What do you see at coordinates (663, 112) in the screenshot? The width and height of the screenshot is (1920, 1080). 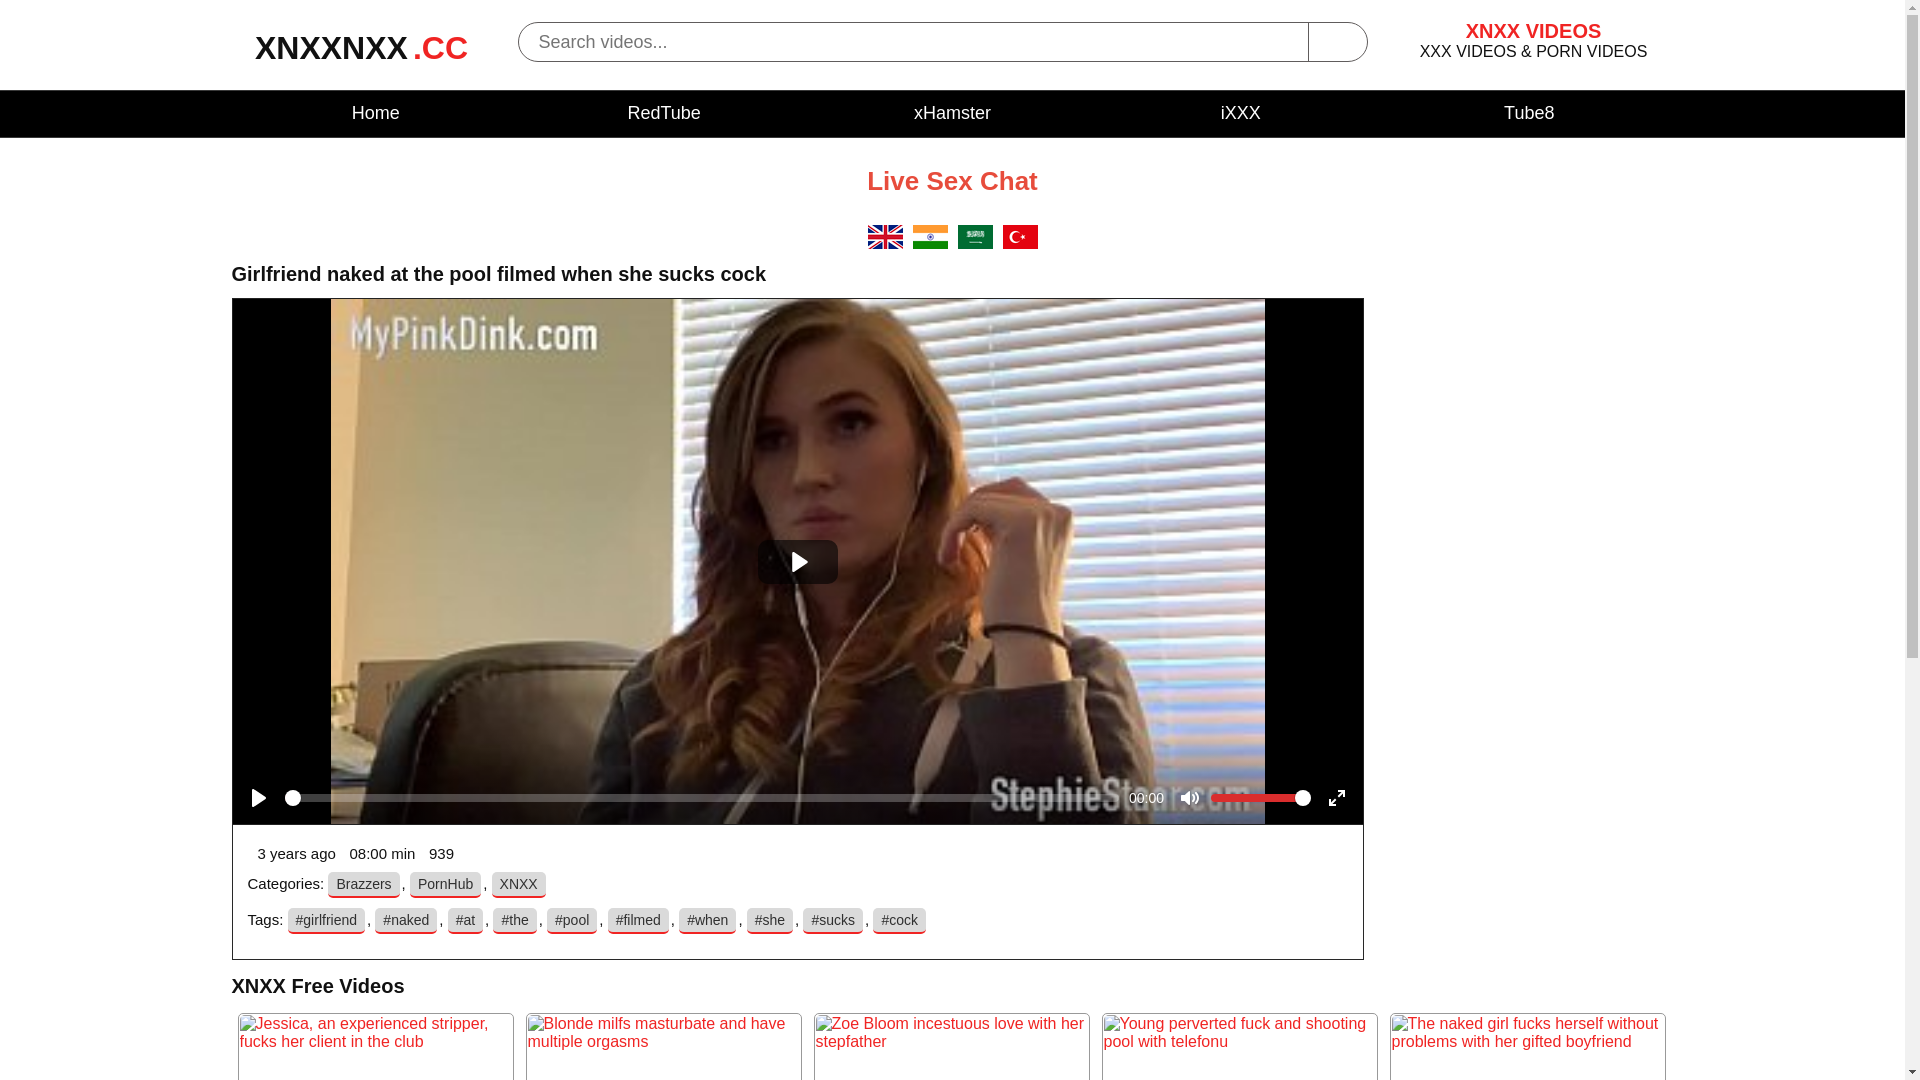 I see `'RedTube'` at bounding box center [663, 112].